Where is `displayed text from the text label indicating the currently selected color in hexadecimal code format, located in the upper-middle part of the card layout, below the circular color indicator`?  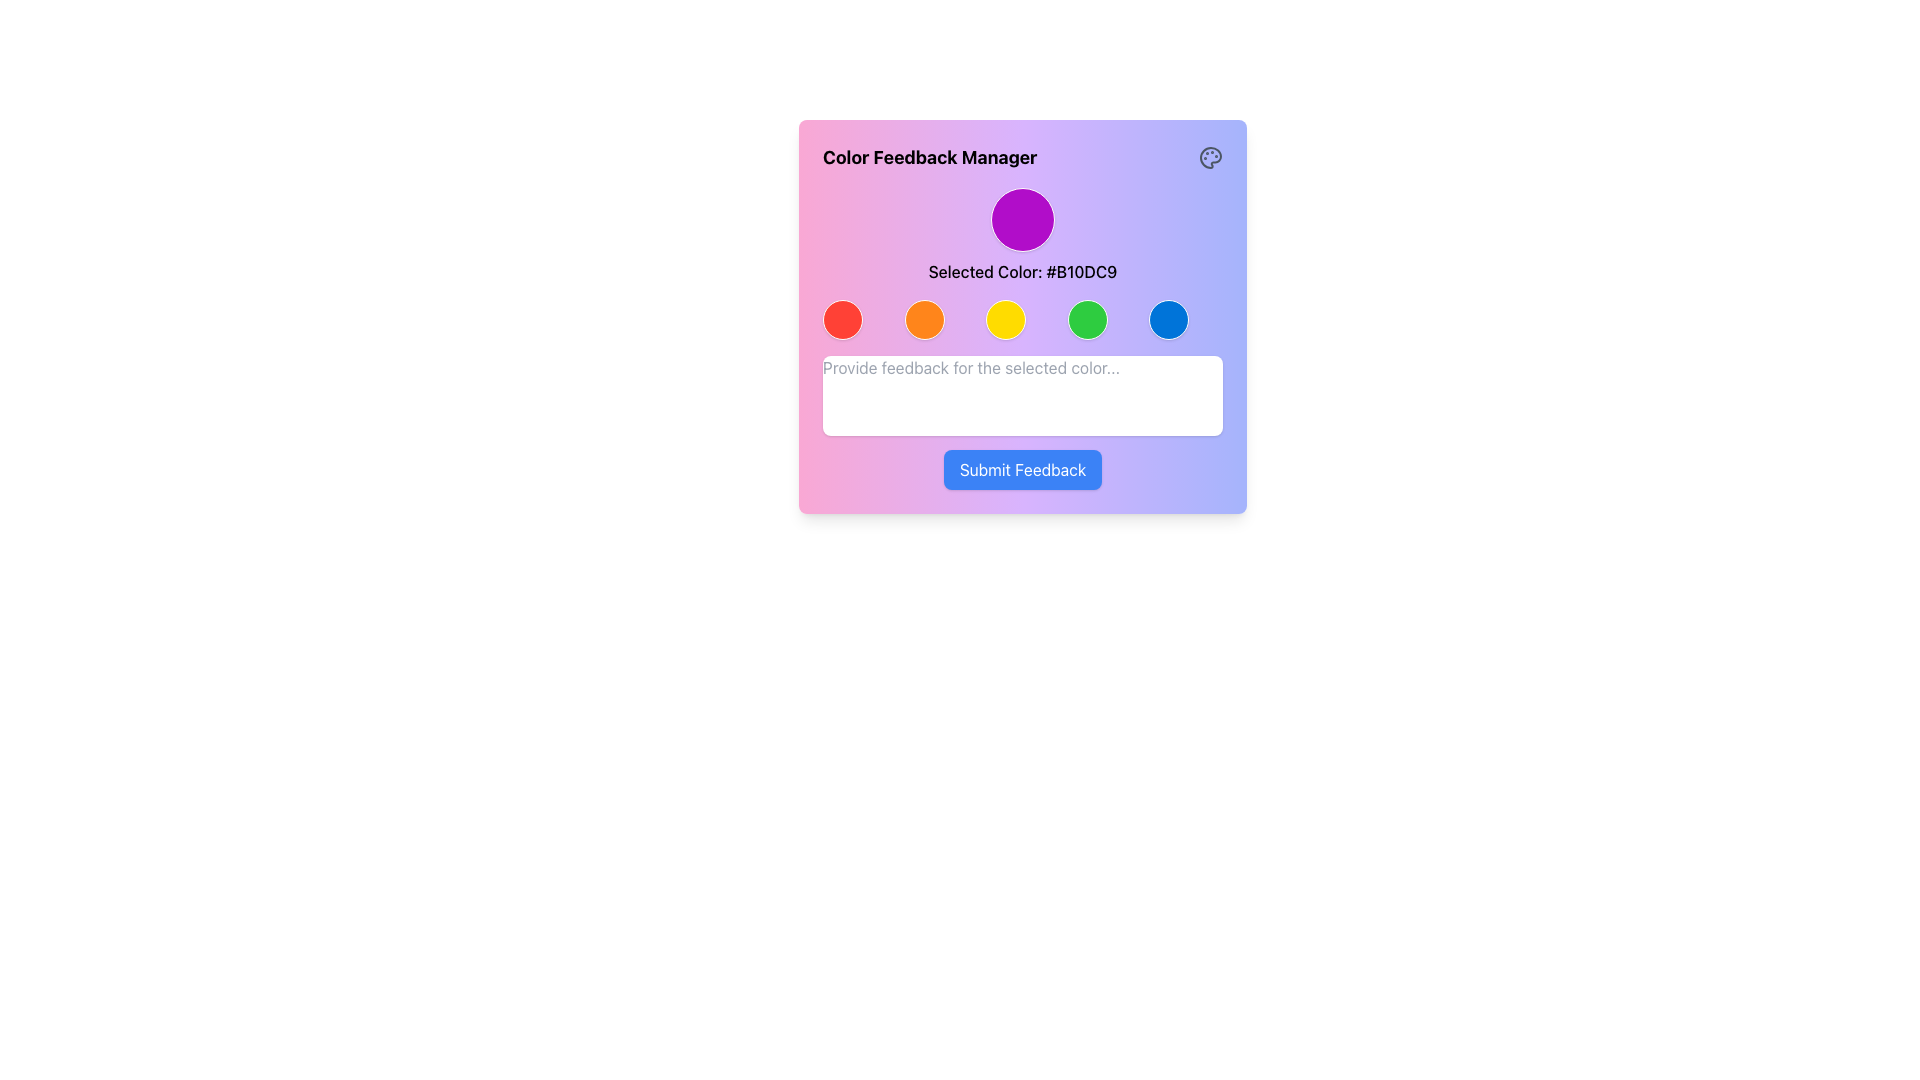 displayed text from the text label indicating the currently selected color in hexadecimal code format, located in the upper-middle part of the card layout, below the circular color indicator is located at coordinates (1022, 272).